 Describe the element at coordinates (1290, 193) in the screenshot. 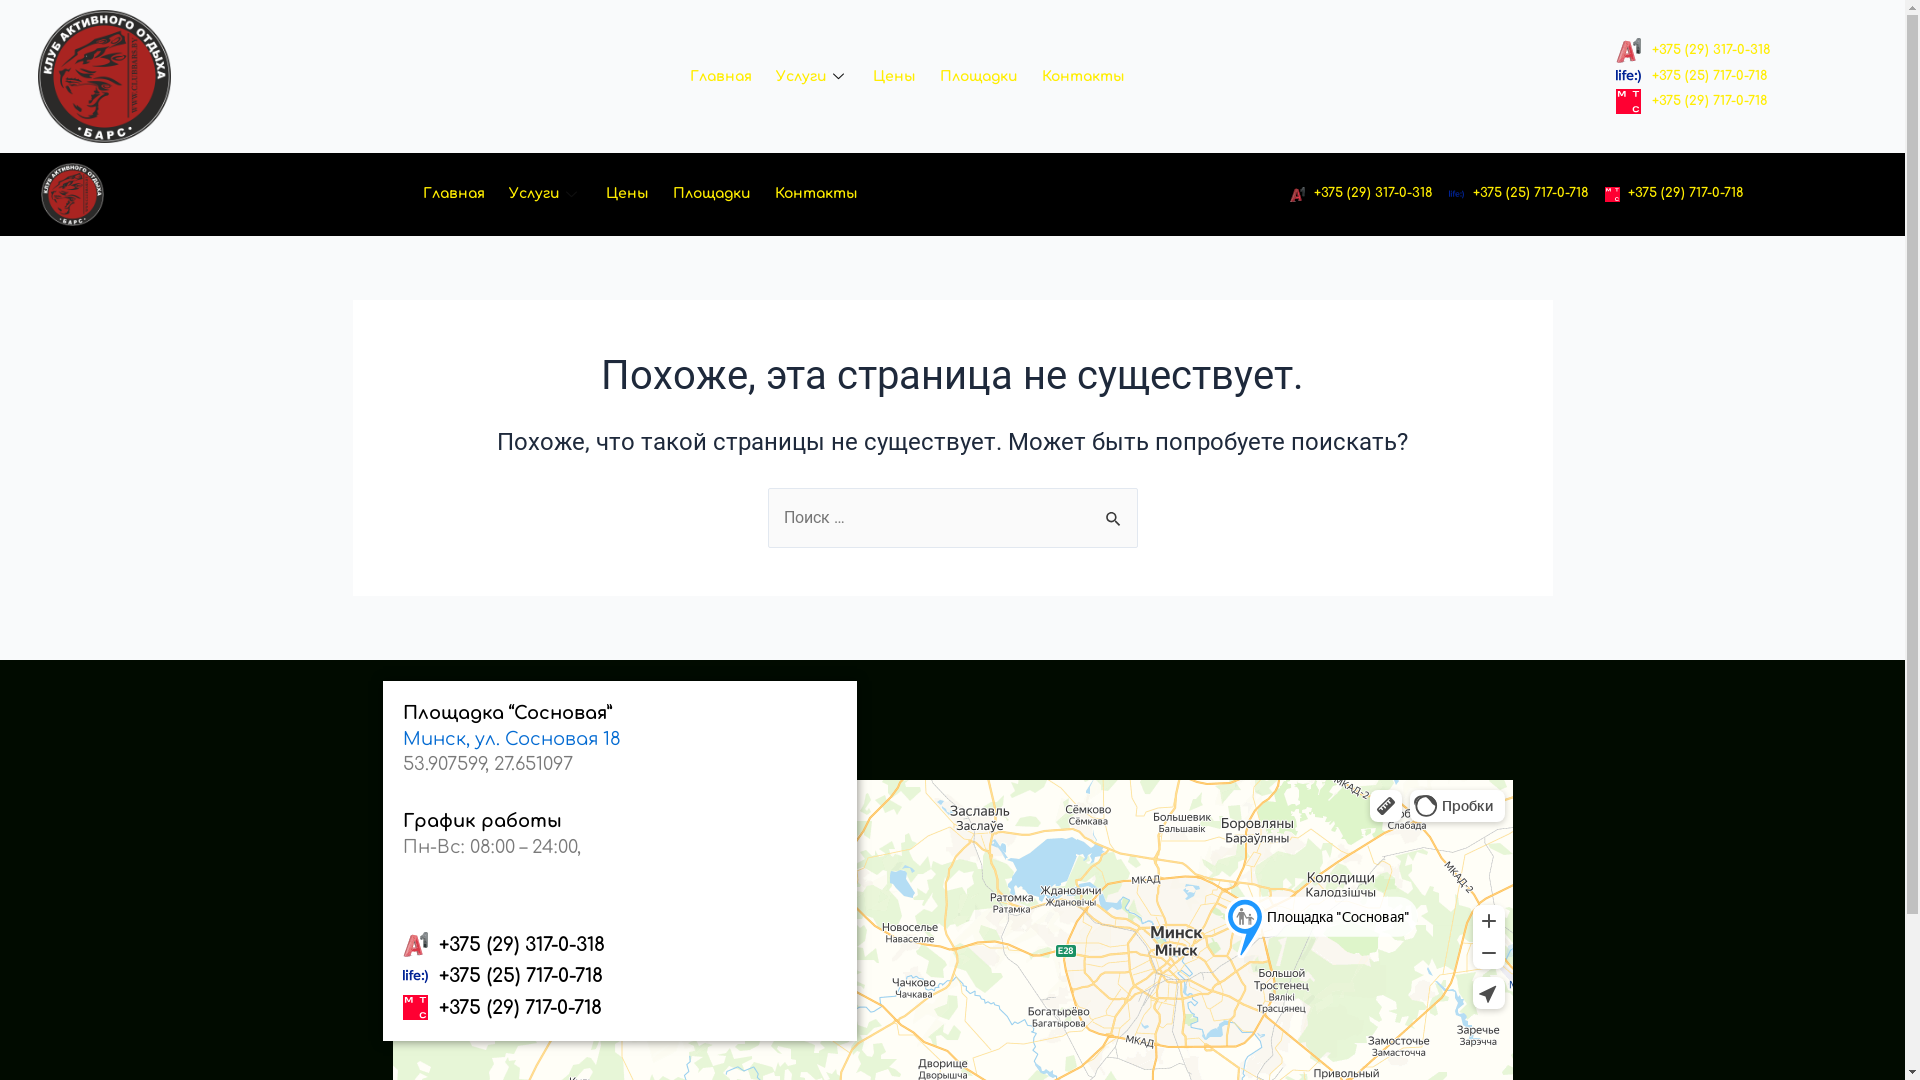

I see `'+375 (29) 317-0-318'` at that location.